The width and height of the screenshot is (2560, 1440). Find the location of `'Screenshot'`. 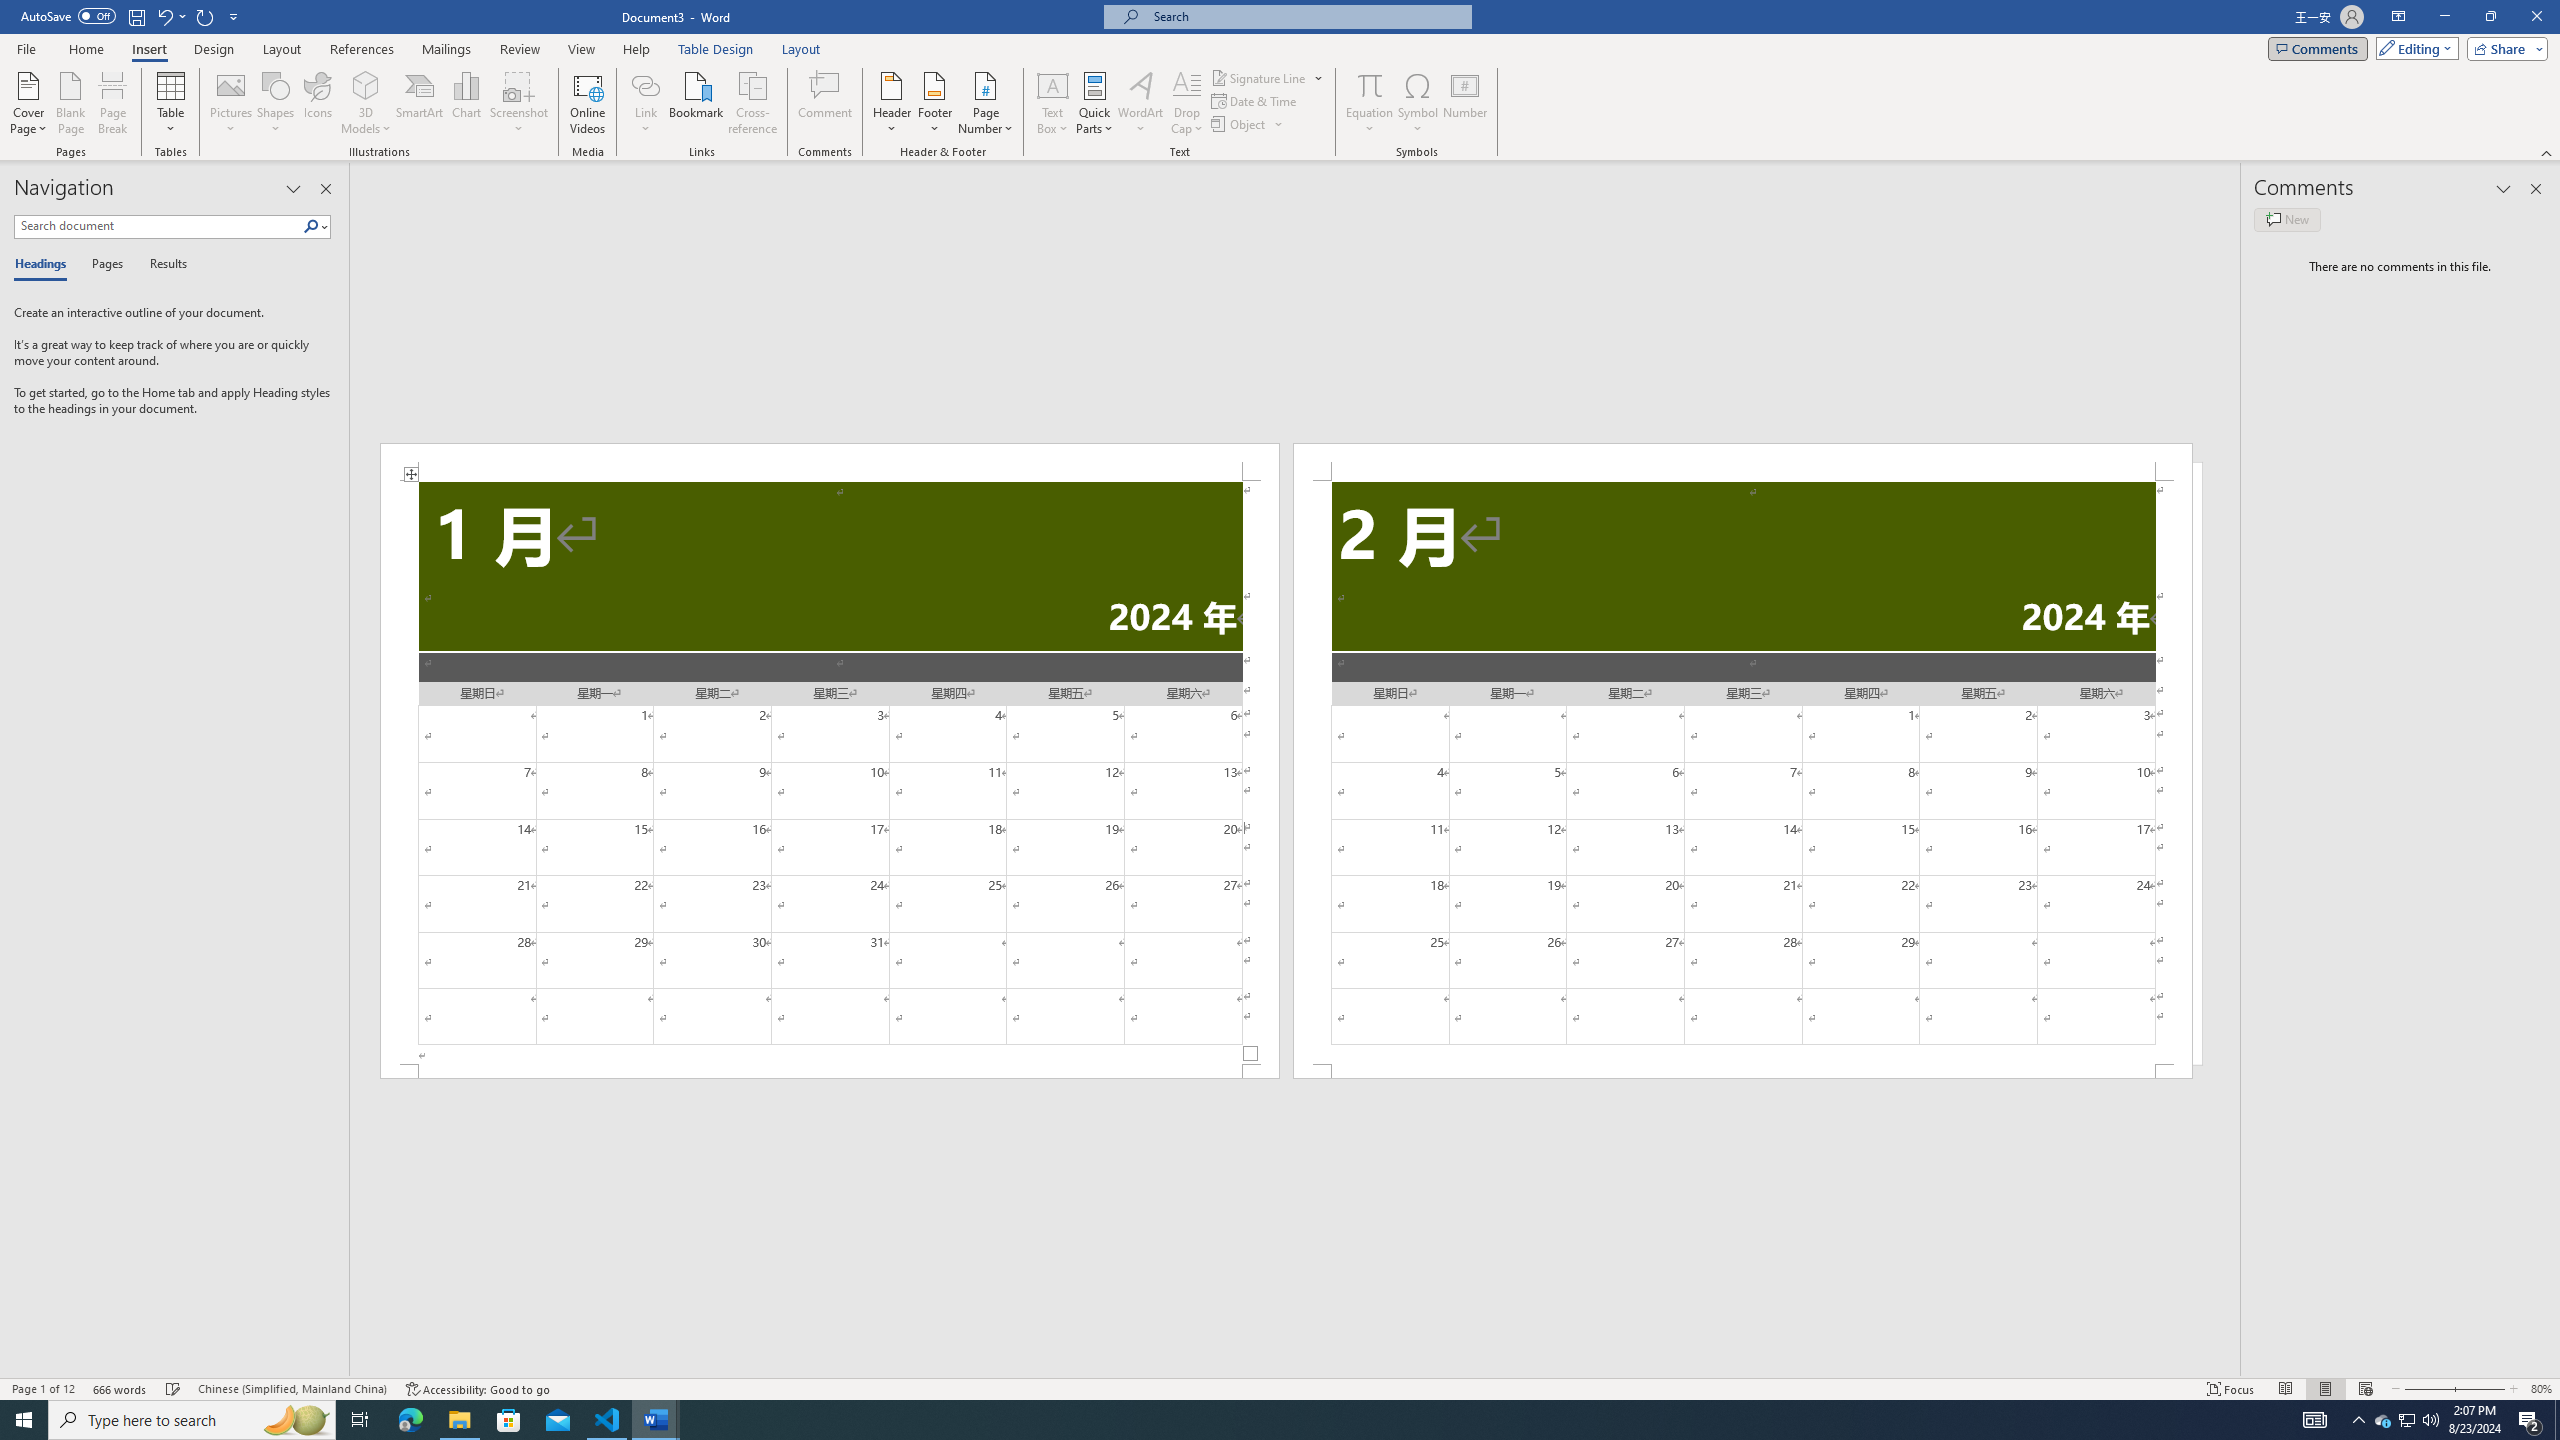

'Screenshot' is located at coordinates (518, 103).